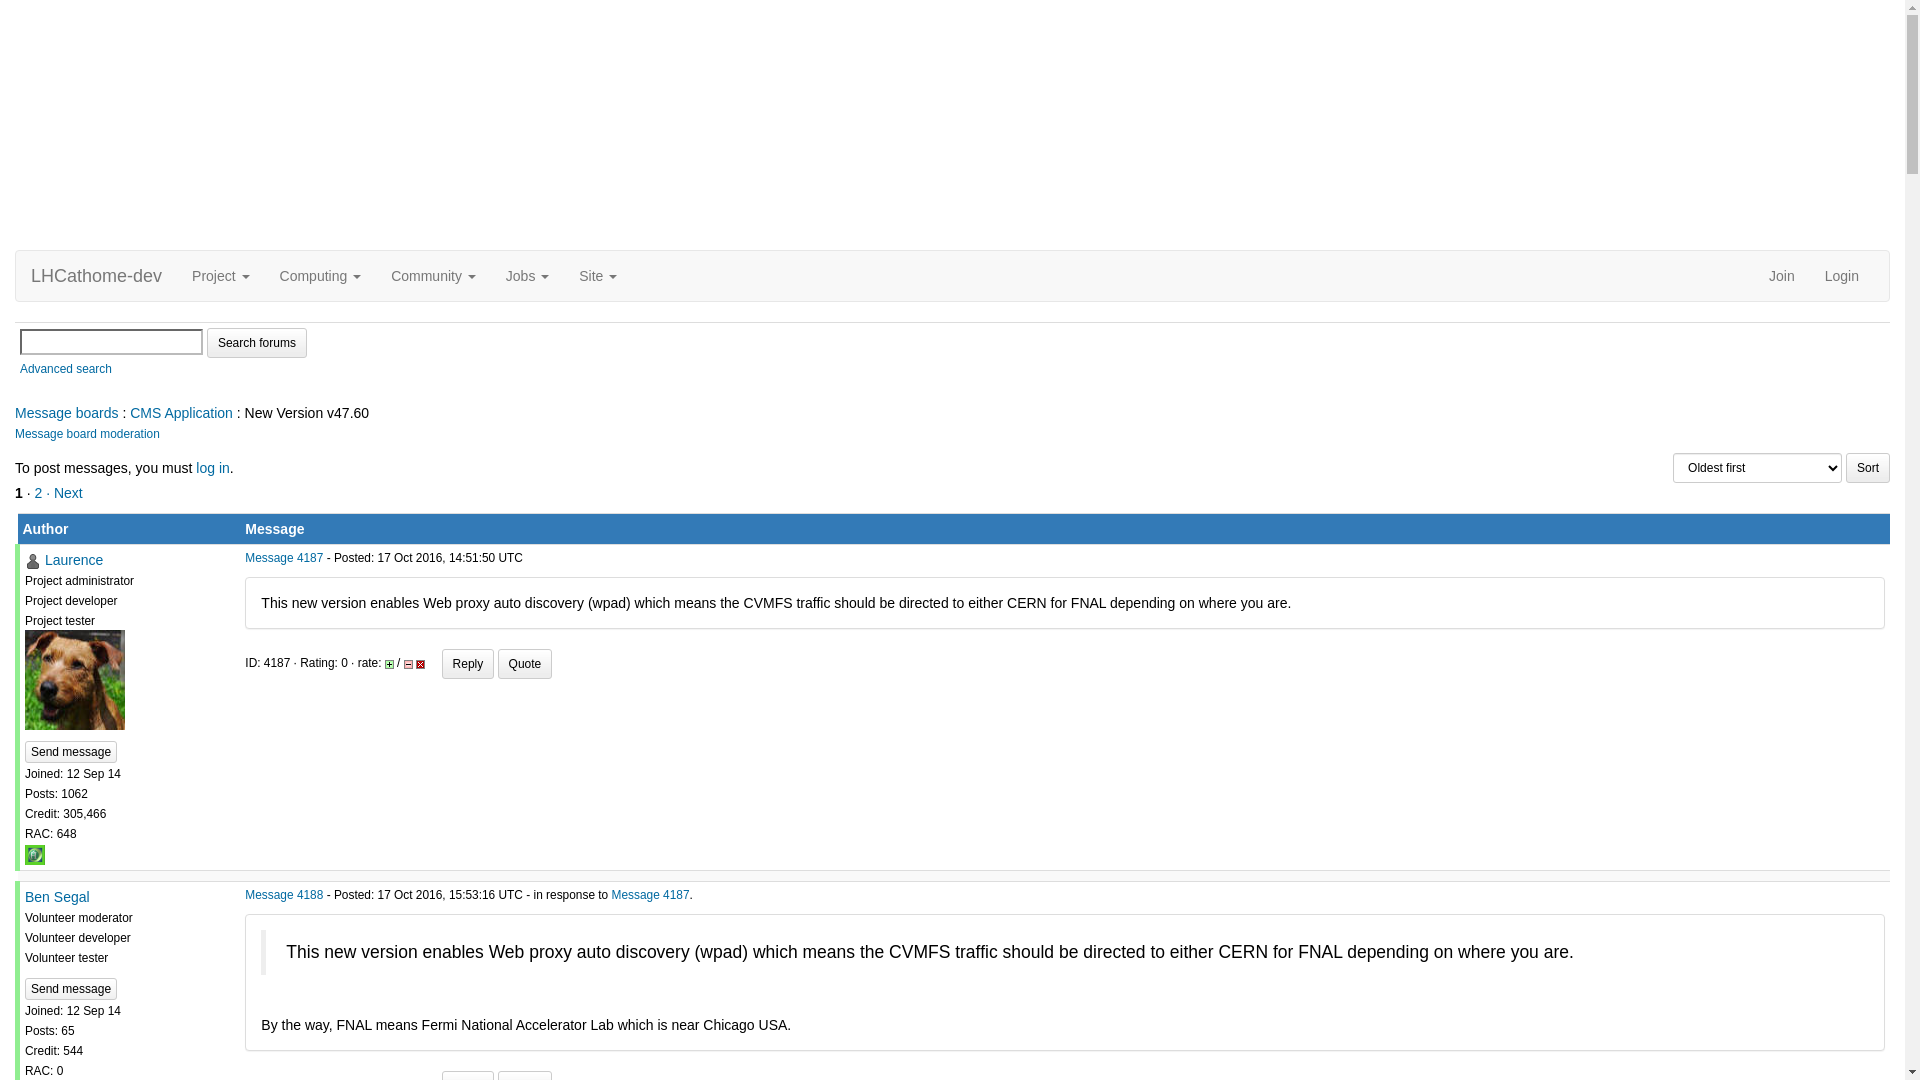 The height and width of the screenshot is (1080, 1920). Describe the element at coordinates (95, 276) in the screenshot. I see `'LHCathome-dev'` at that location.